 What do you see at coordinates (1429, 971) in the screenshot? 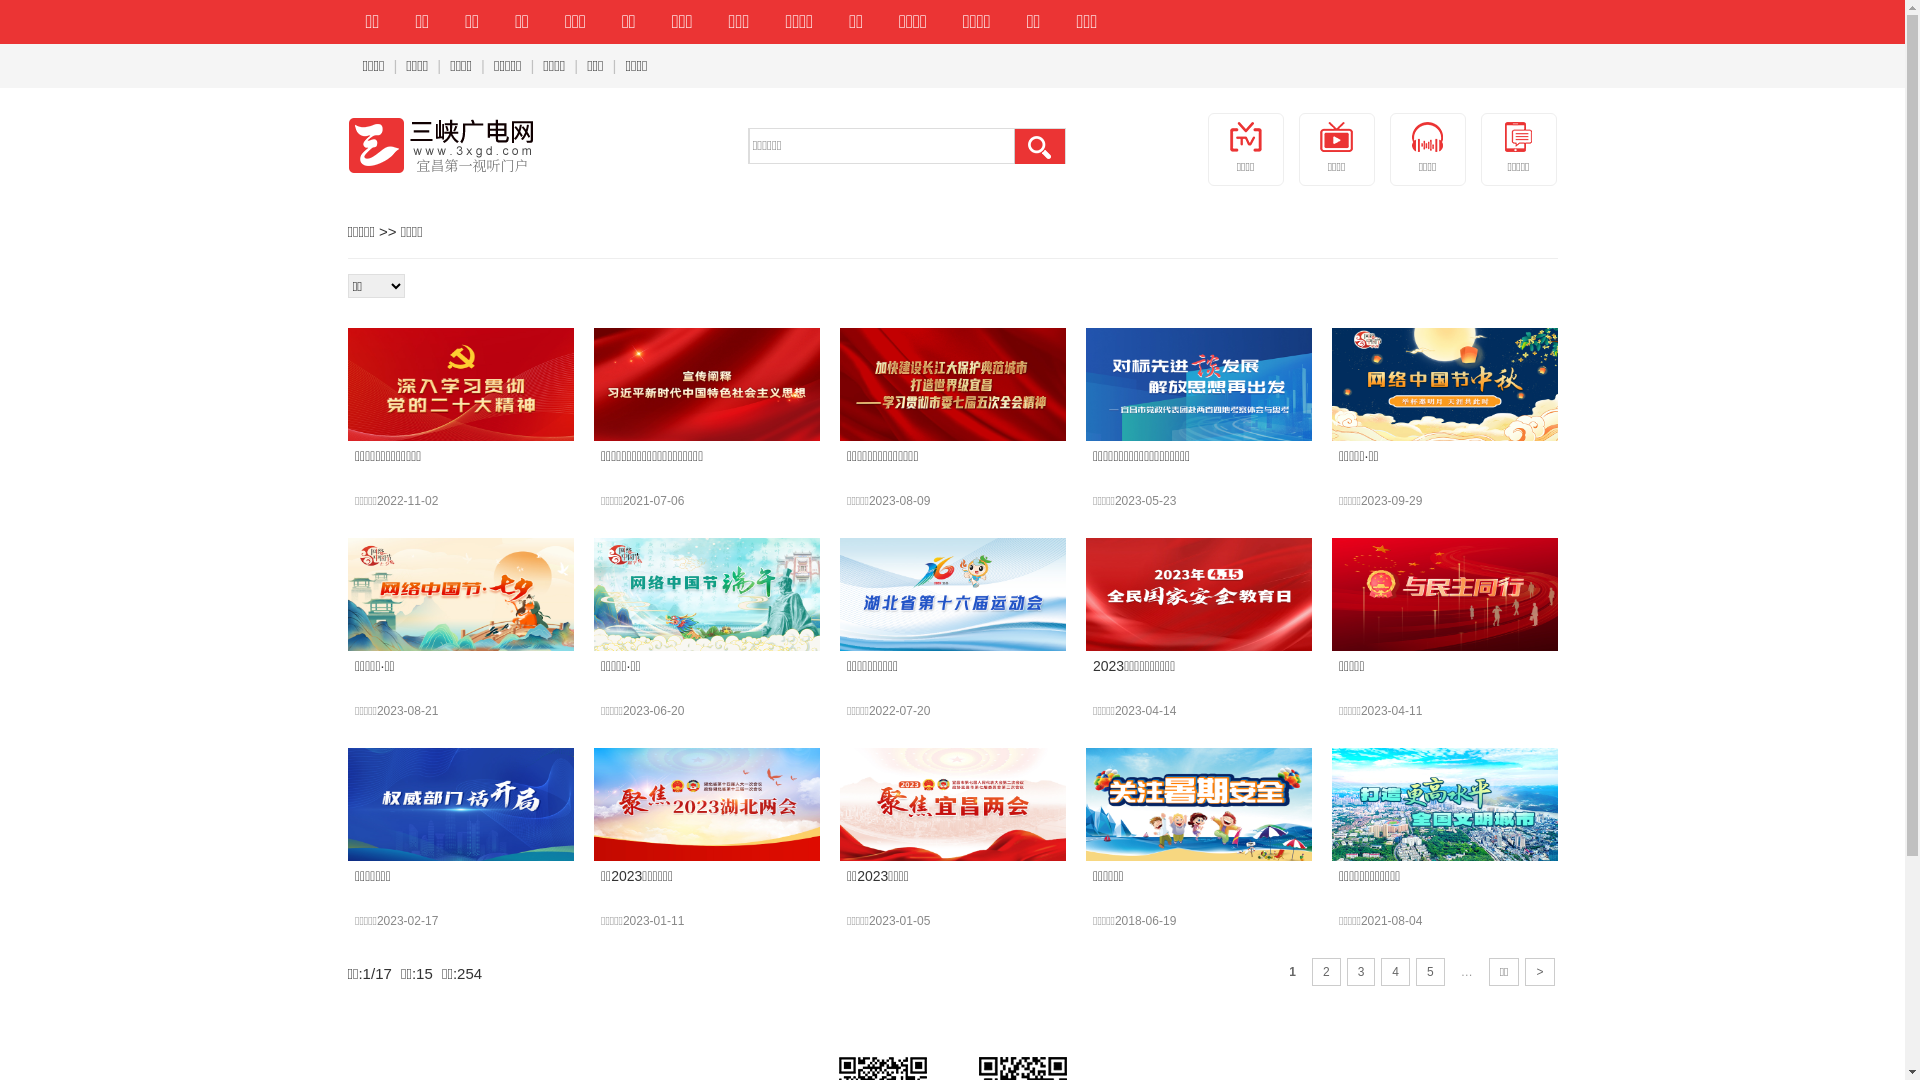
I see `'5'` at bounding box center [1429, 971].